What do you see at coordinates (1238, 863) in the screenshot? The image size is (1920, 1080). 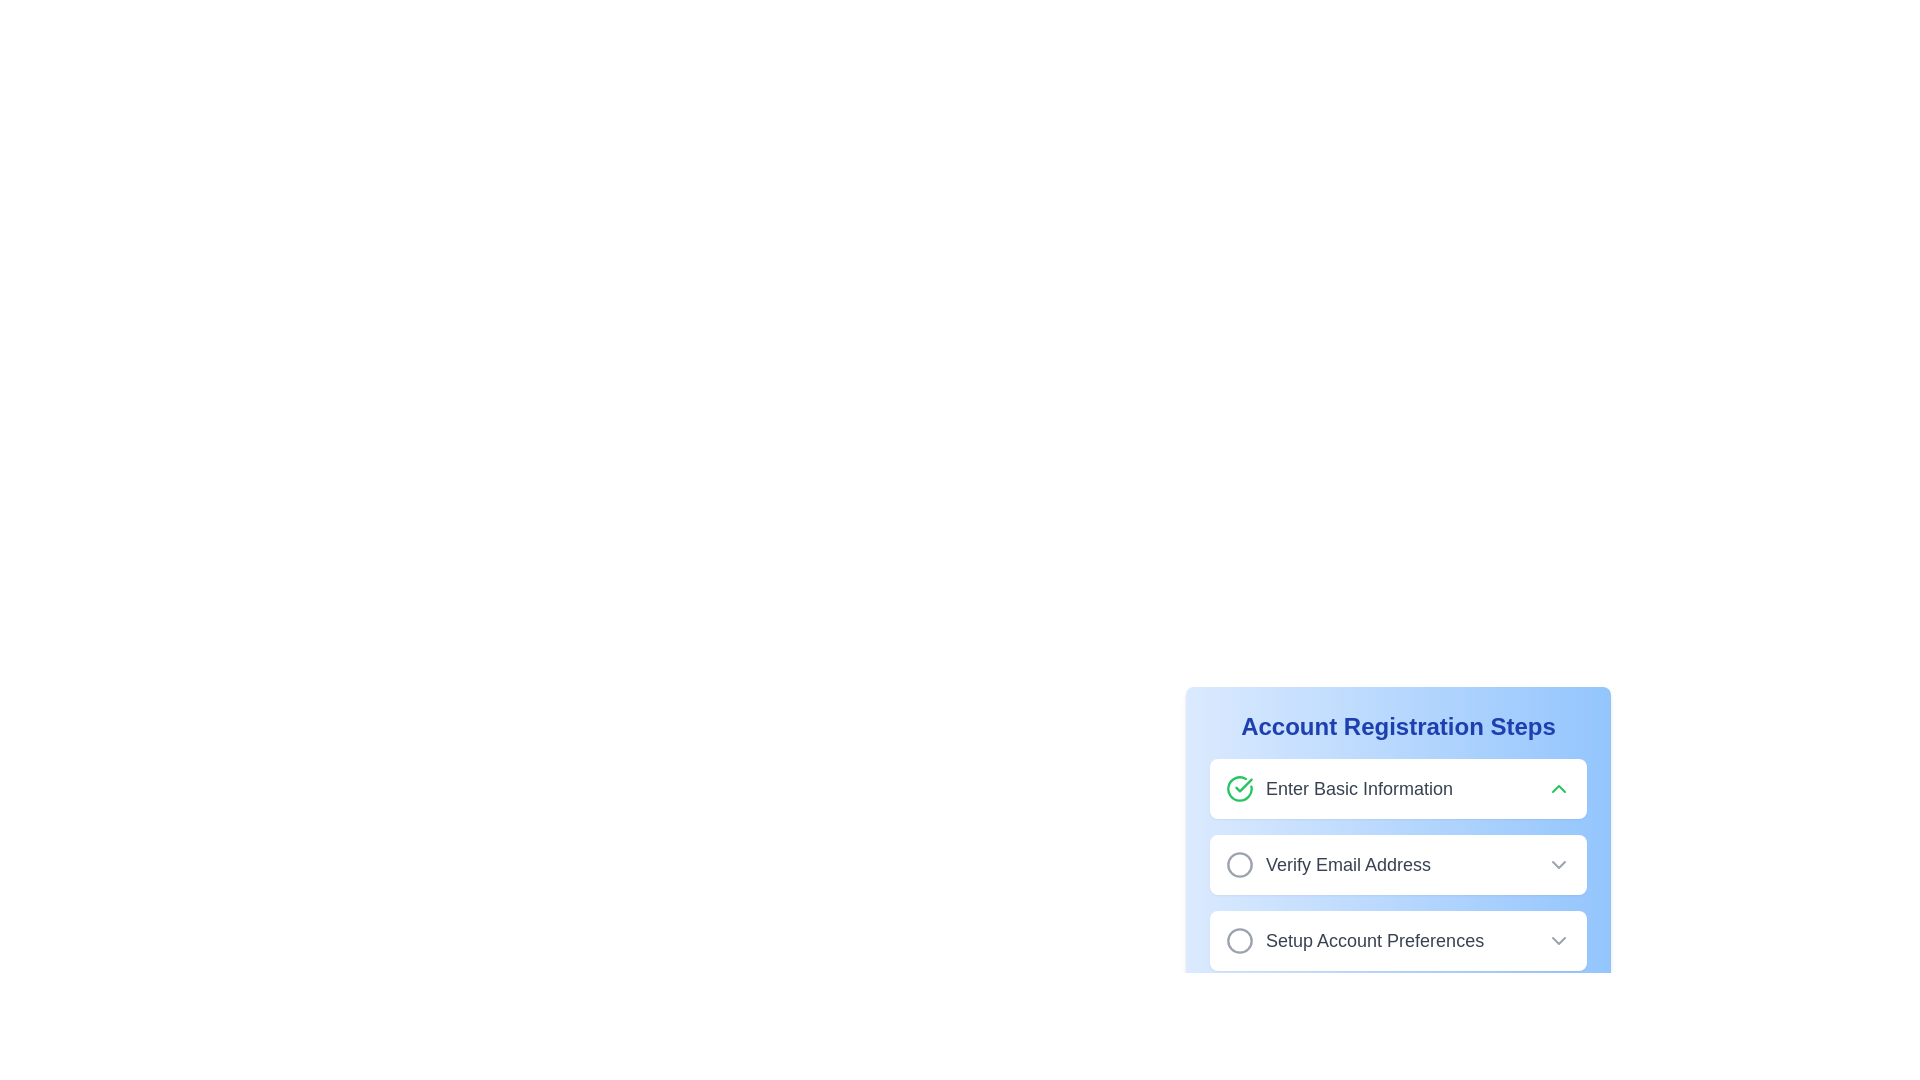 I see `the 'Verify Email Address' icon located in the middle-left portion of the 'Account Registration Steps' card, which is below the 'Enter Basic Information' step and above the 'Setup Account Preferences' step` at bounding box center [1238, 863].